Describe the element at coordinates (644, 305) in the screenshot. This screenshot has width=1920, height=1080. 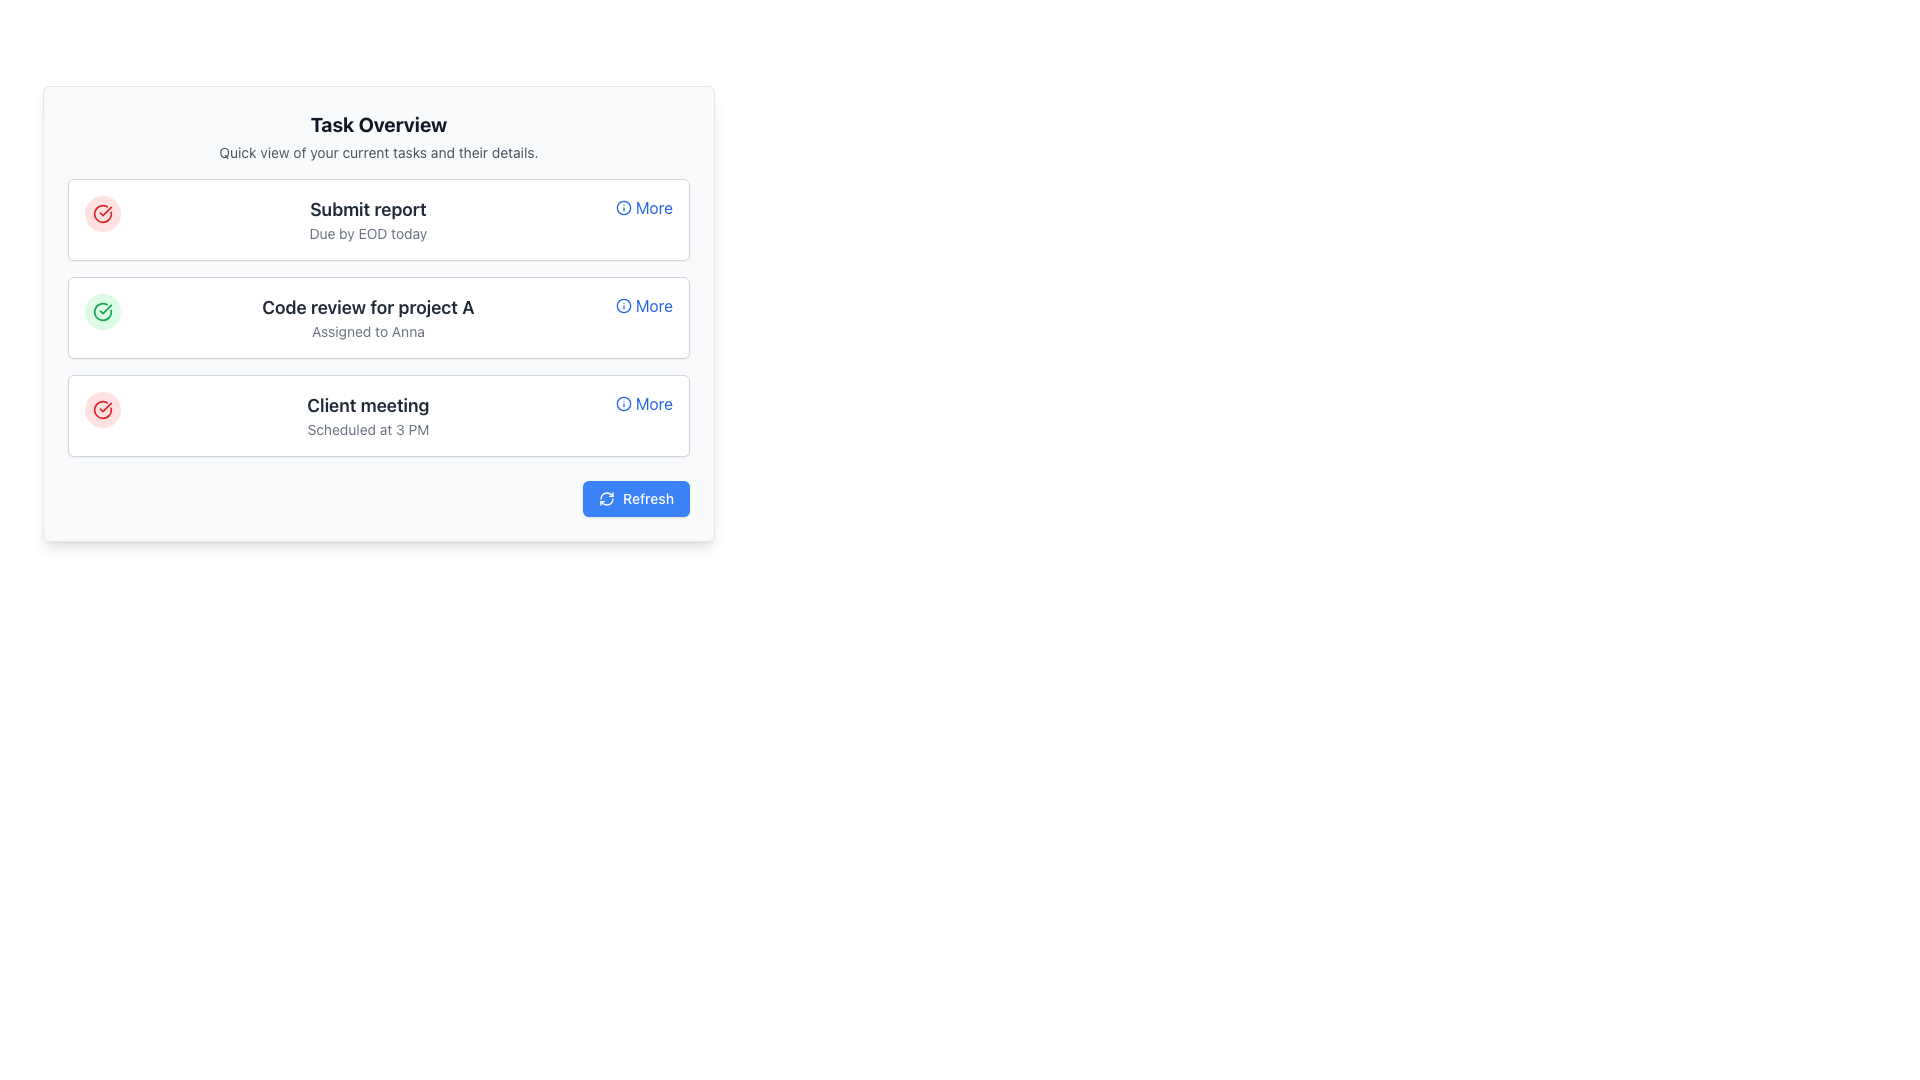
I see `the interactive text link for the task 'Code review for project A' to enable accessibility navigation` at that location.